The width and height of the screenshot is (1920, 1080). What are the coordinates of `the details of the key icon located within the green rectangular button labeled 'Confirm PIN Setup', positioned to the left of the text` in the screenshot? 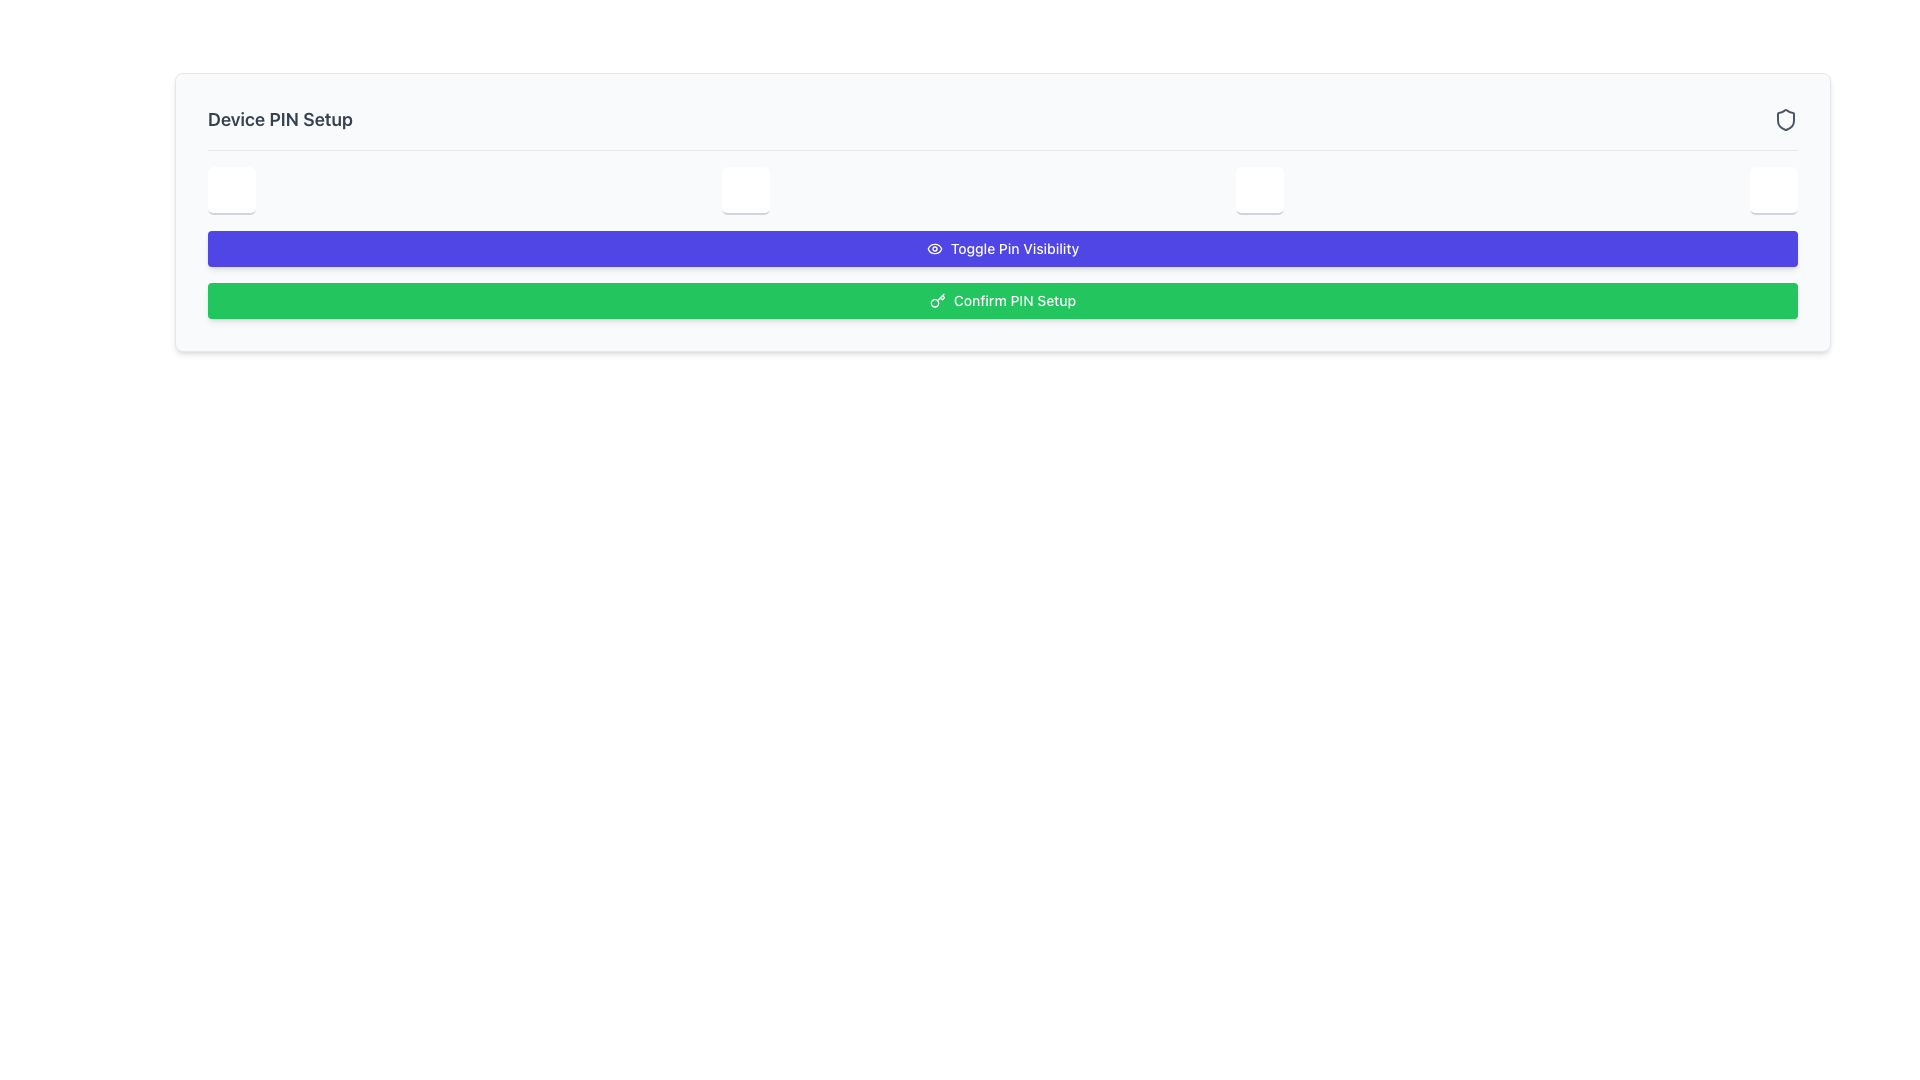 It's located at (936, 300).